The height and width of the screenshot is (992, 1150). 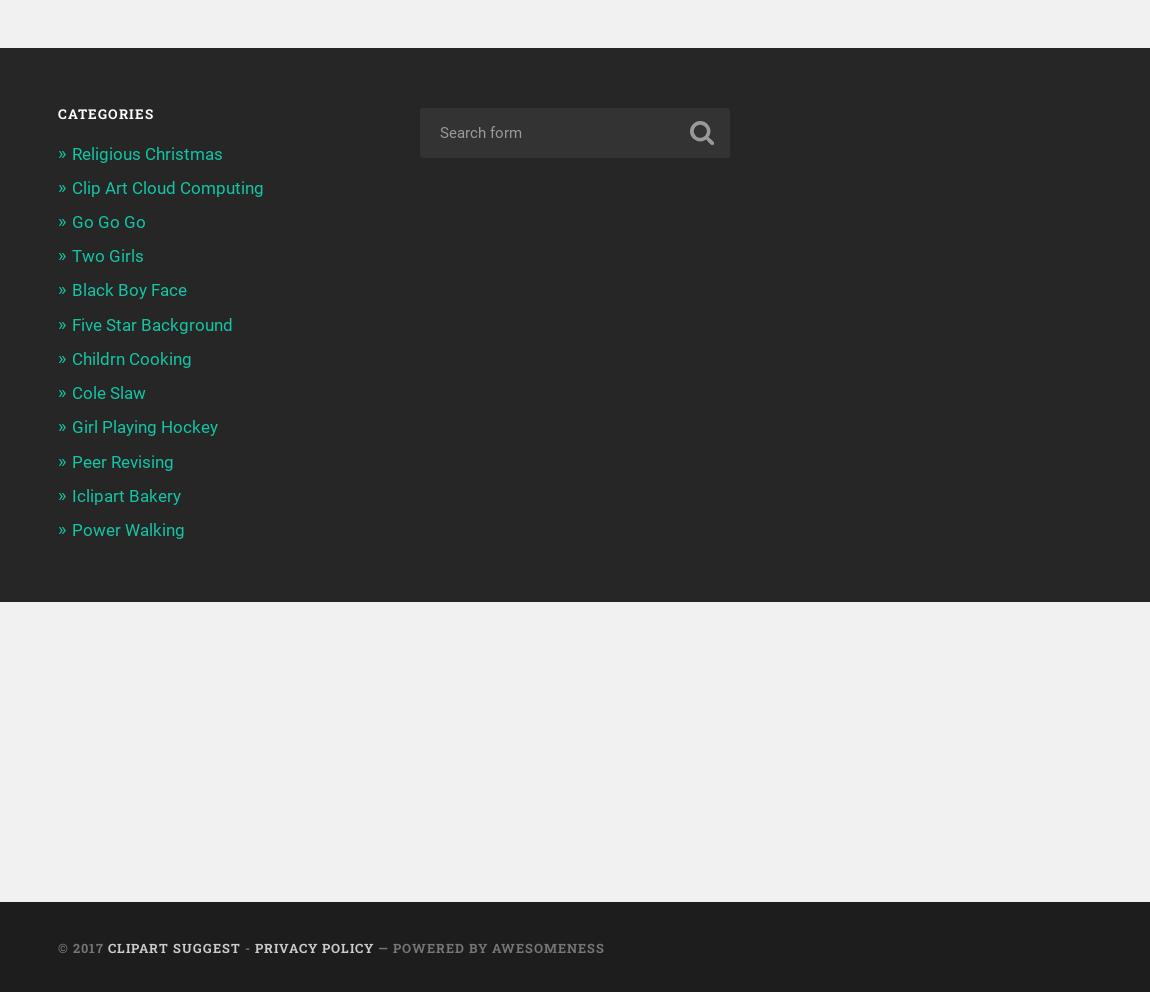 What do you see at coordinates (150, 323) in the screenshot?
I see `'Five Star Background'` at bounding box center [150, 323].